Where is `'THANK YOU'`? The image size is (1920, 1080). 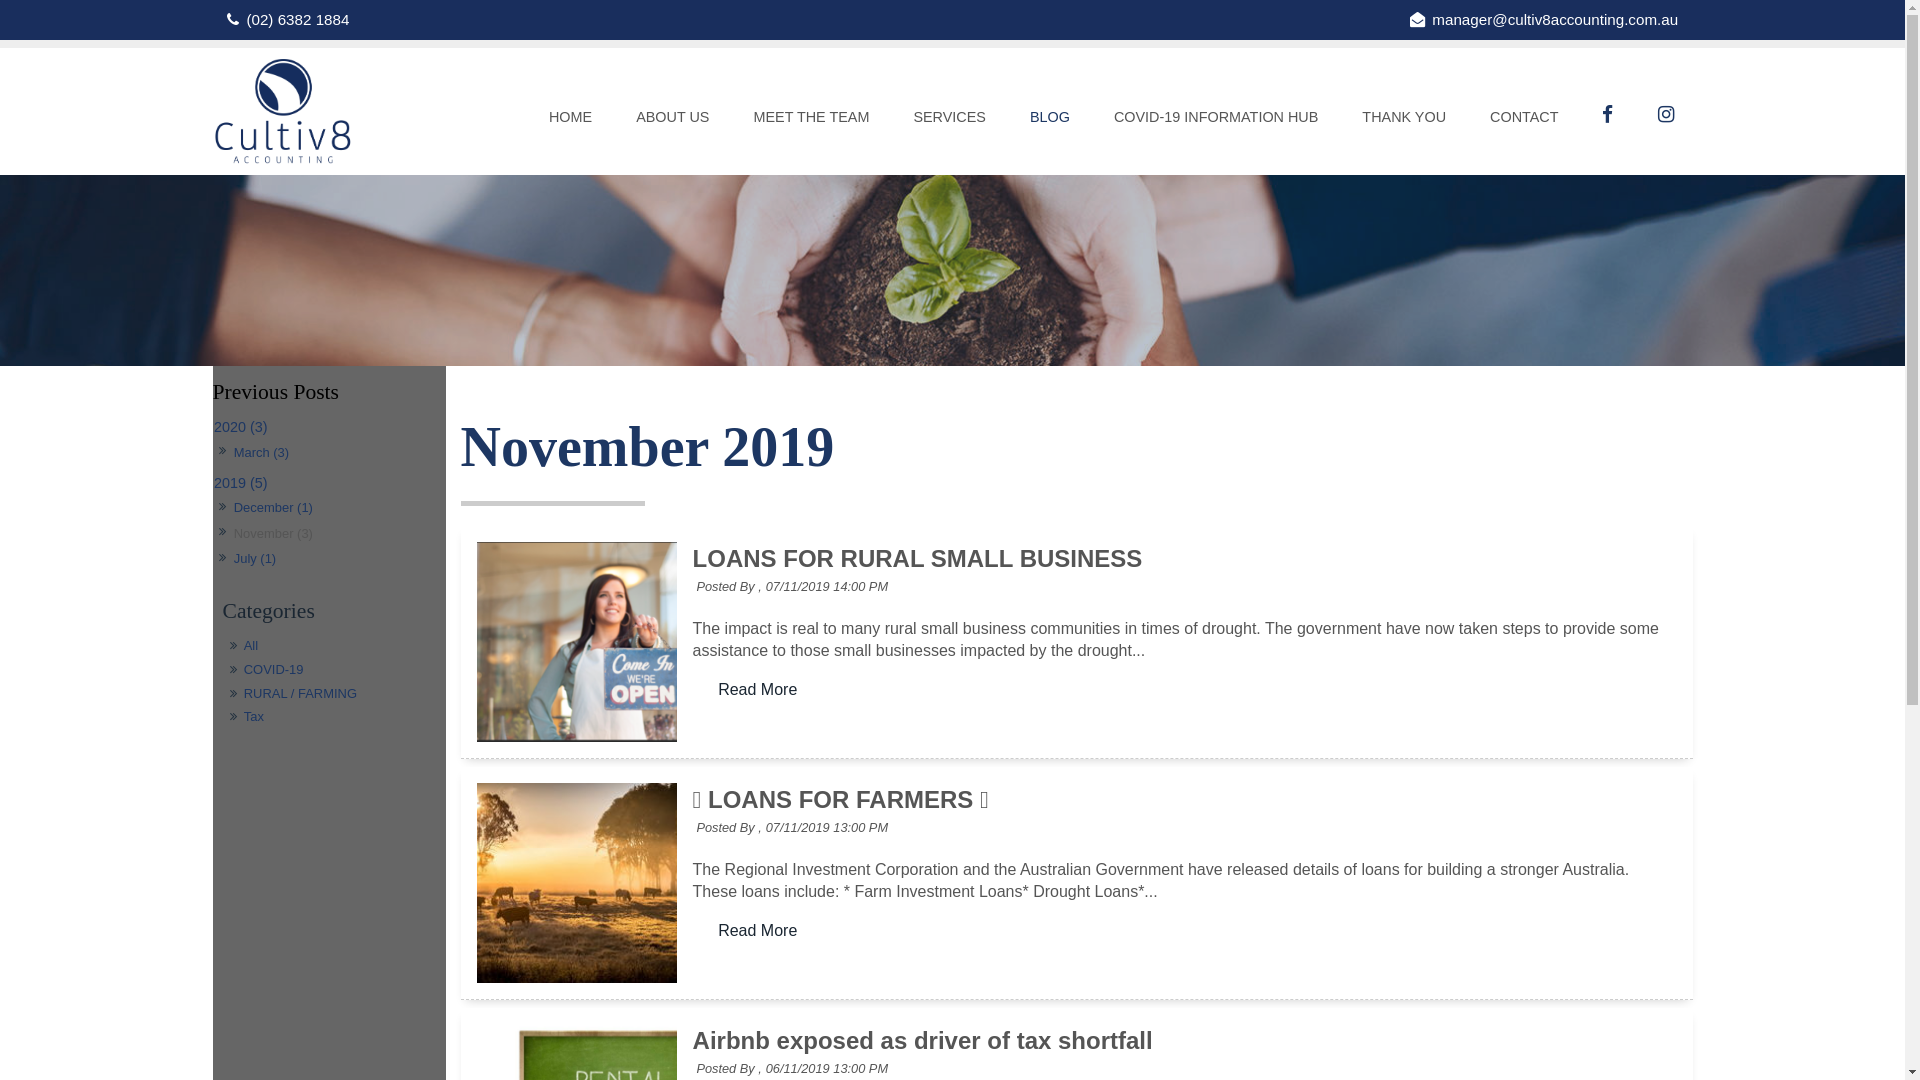
'THANK YOU' is located at coordinates (1342, 119).